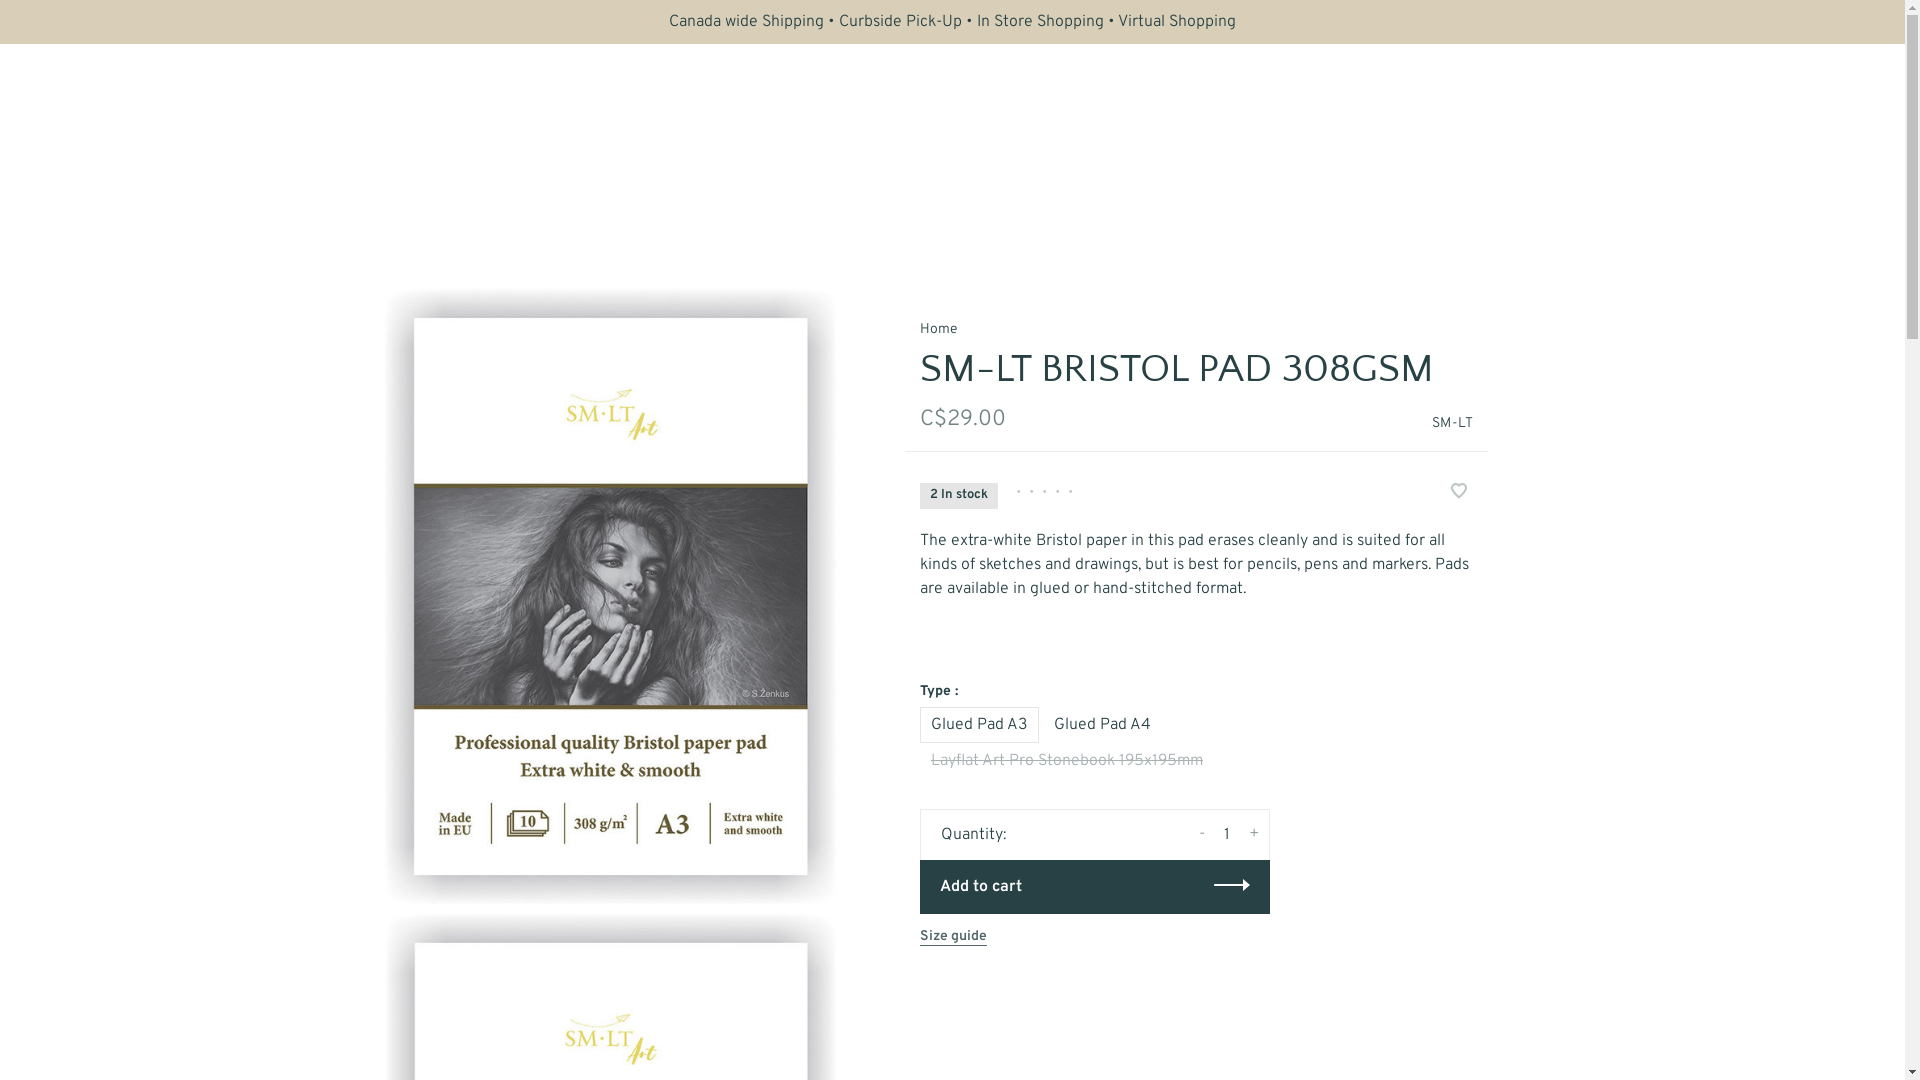 Image resolution: width=1920 pixels, height=1080 pixels. Describe the element at coordinates (919, 328) in the screenshot. I see `'Home'` at that location.